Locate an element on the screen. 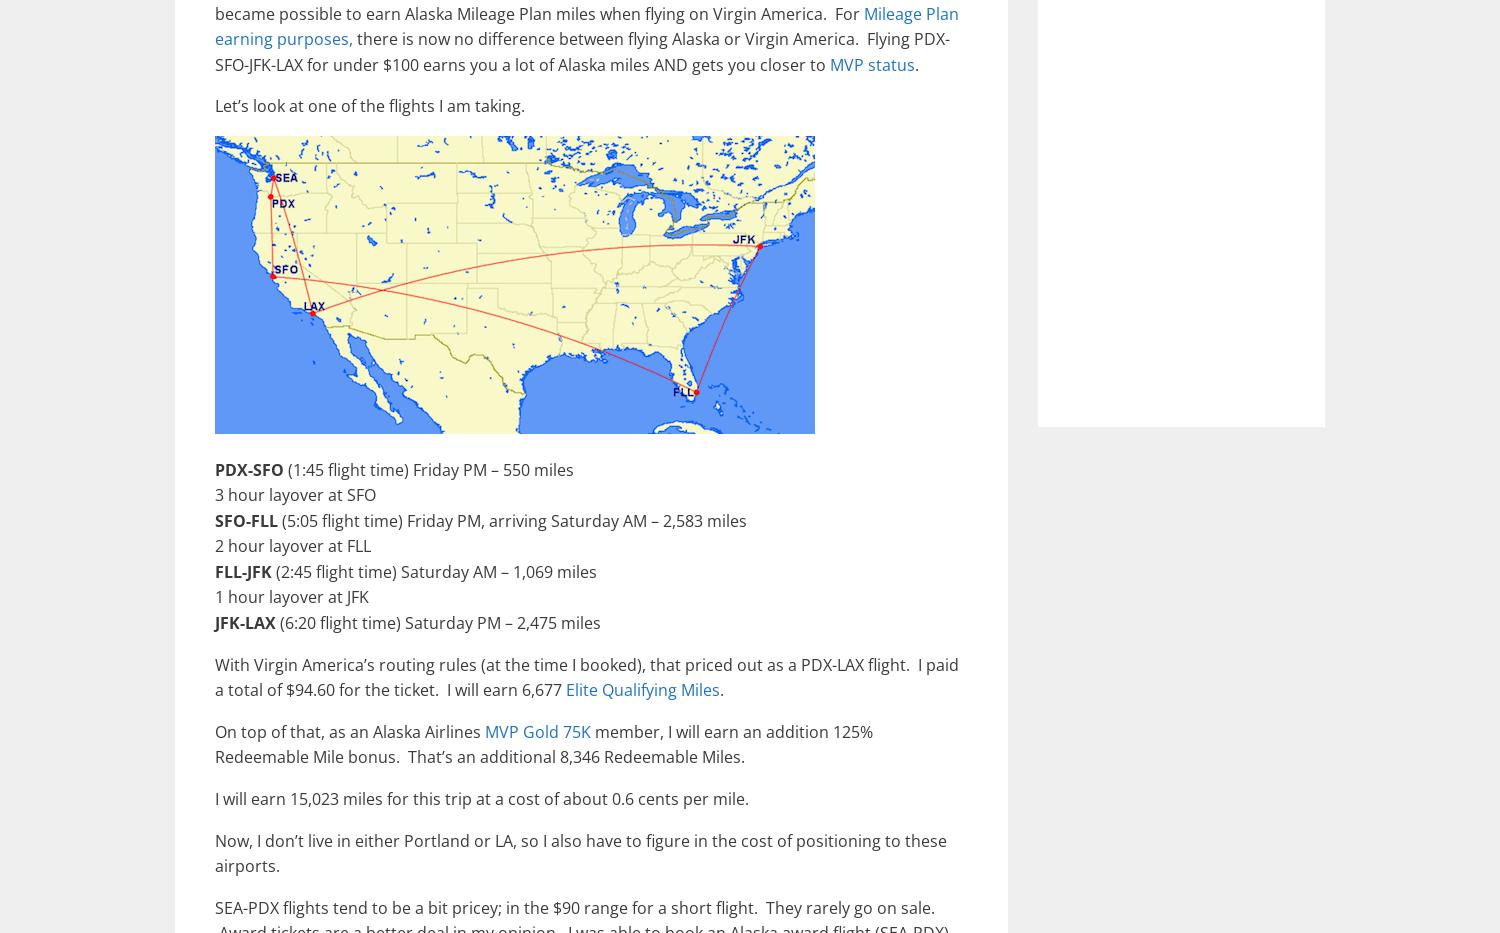  'member, I will earn an addition 125% Redeemable Mile bonus.  That’s an additional 8,346 Redeemable Miles.' is located at coordinates (544, 742).